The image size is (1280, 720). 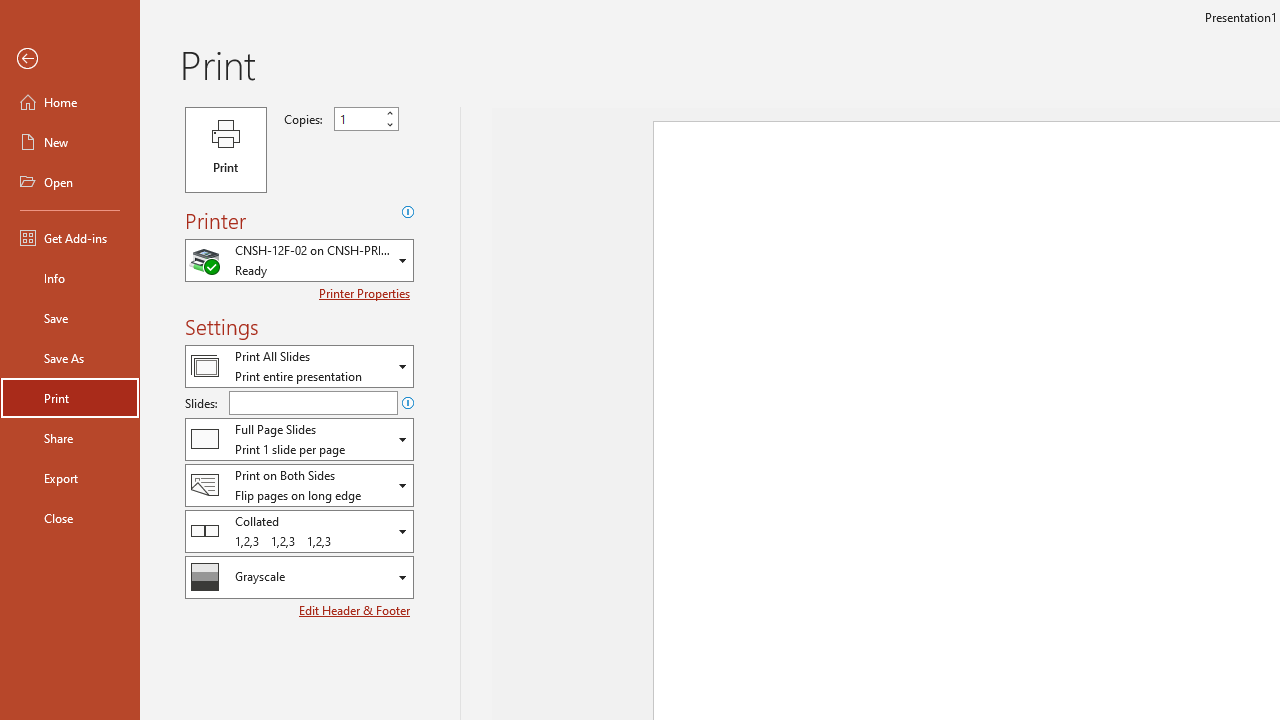 I want to click on 'Color/Grayscale', so click(x=298, y=577).